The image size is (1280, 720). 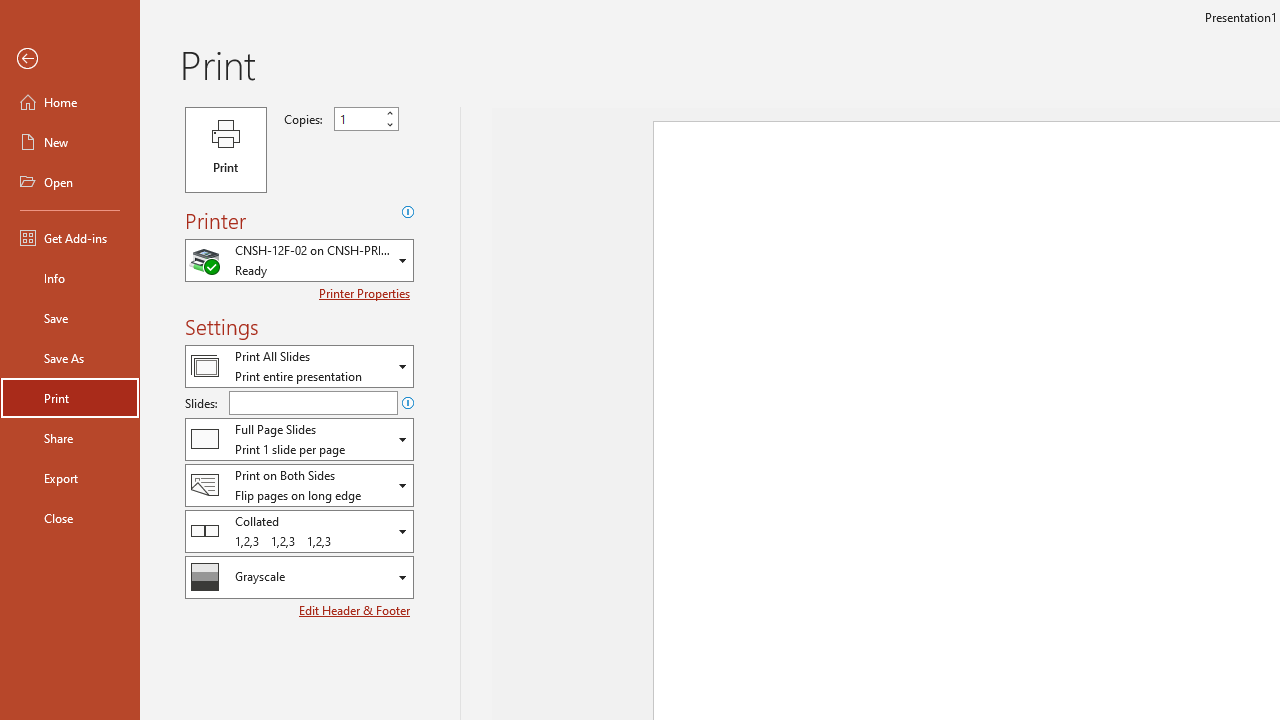 I want to click on 'Color/Grayscale', so click(x=298, y=577).